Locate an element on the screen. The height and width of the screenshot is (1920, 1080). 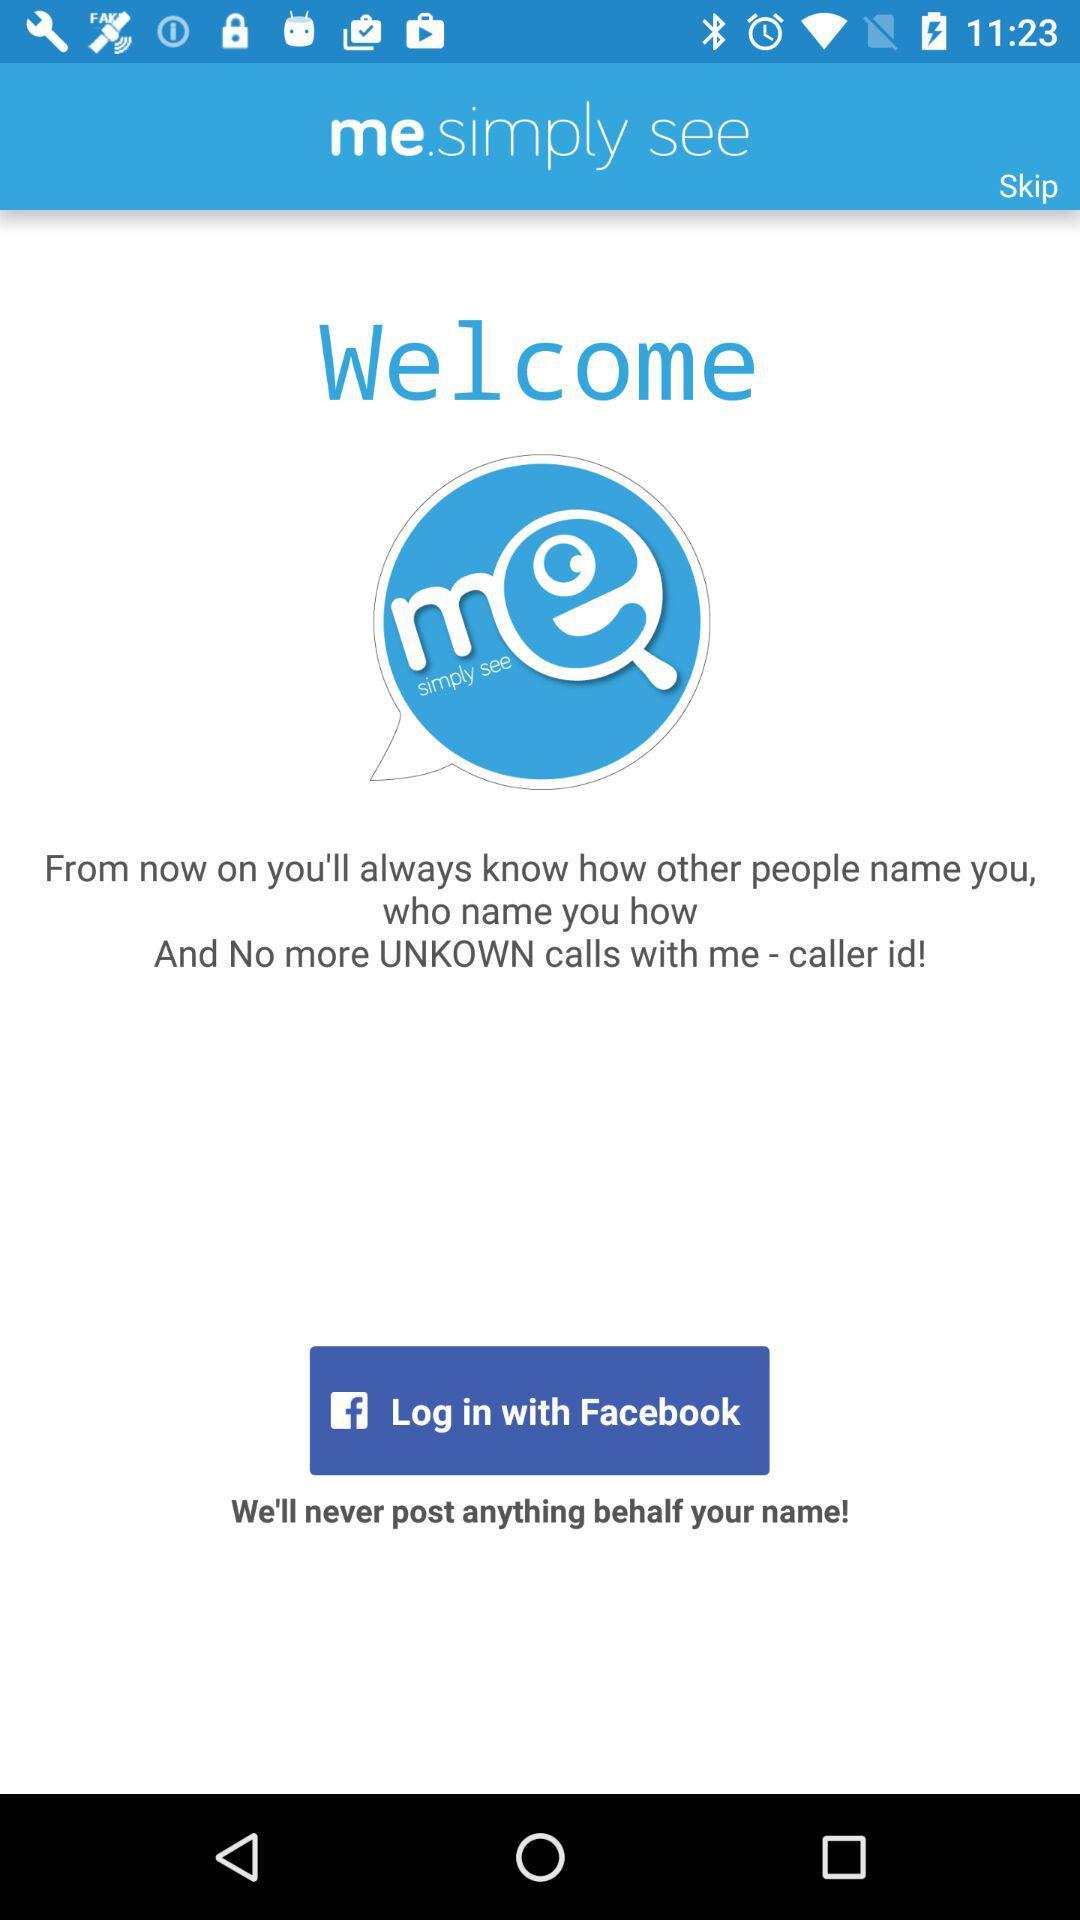
log in with icon is located at coordinates (538, 1409).